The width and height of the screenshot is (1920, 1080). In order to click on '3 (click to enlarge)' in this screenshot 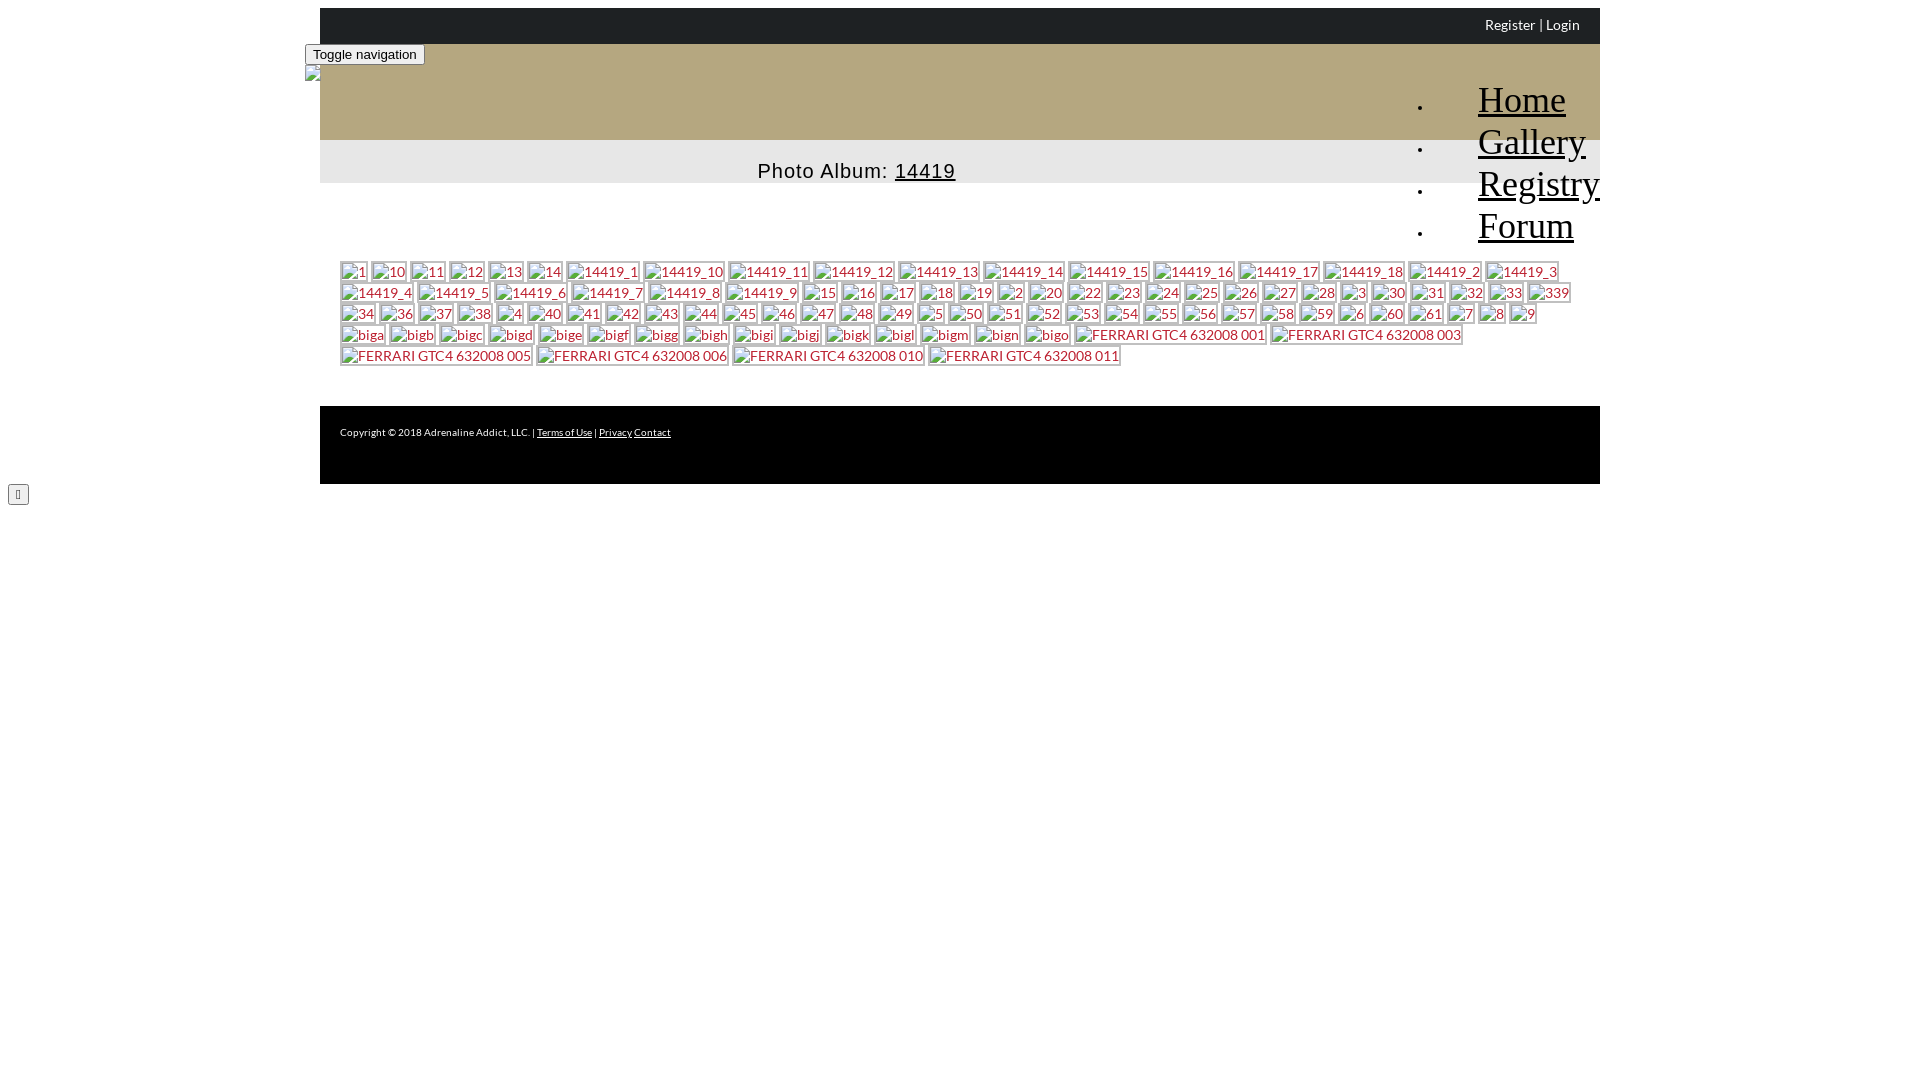, I will do `click(1353, 292)`.